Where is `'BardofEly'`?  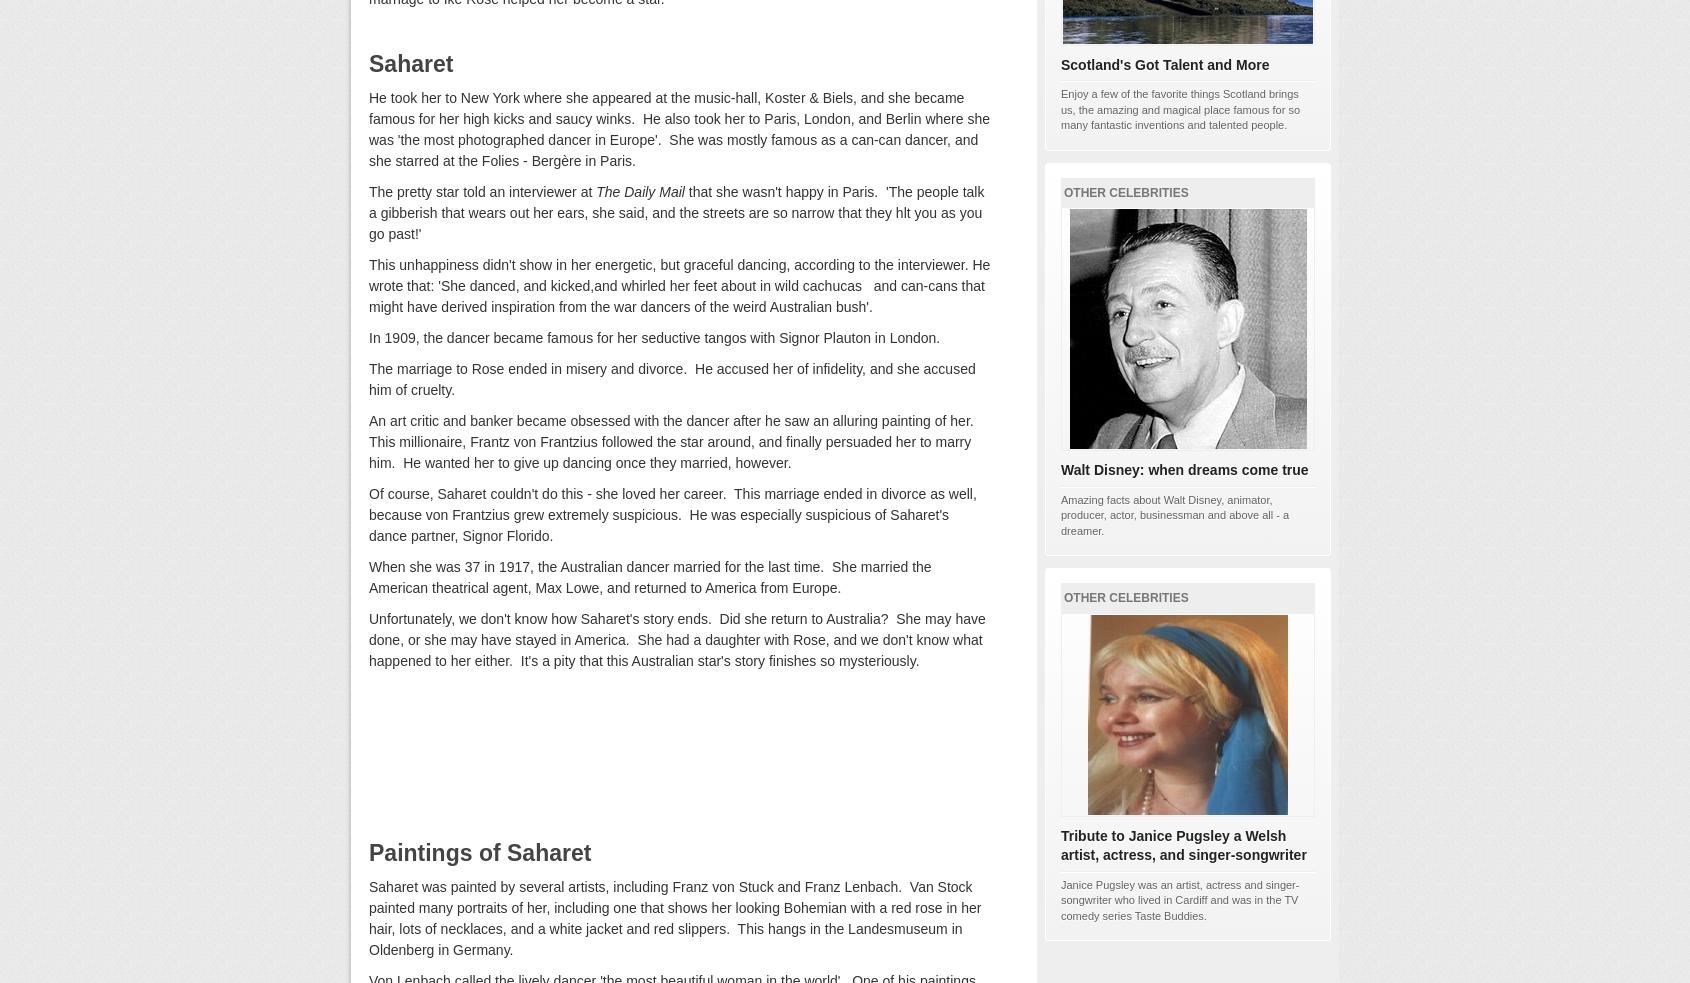 'BardofEly' is located at coordinates (1193, 632).